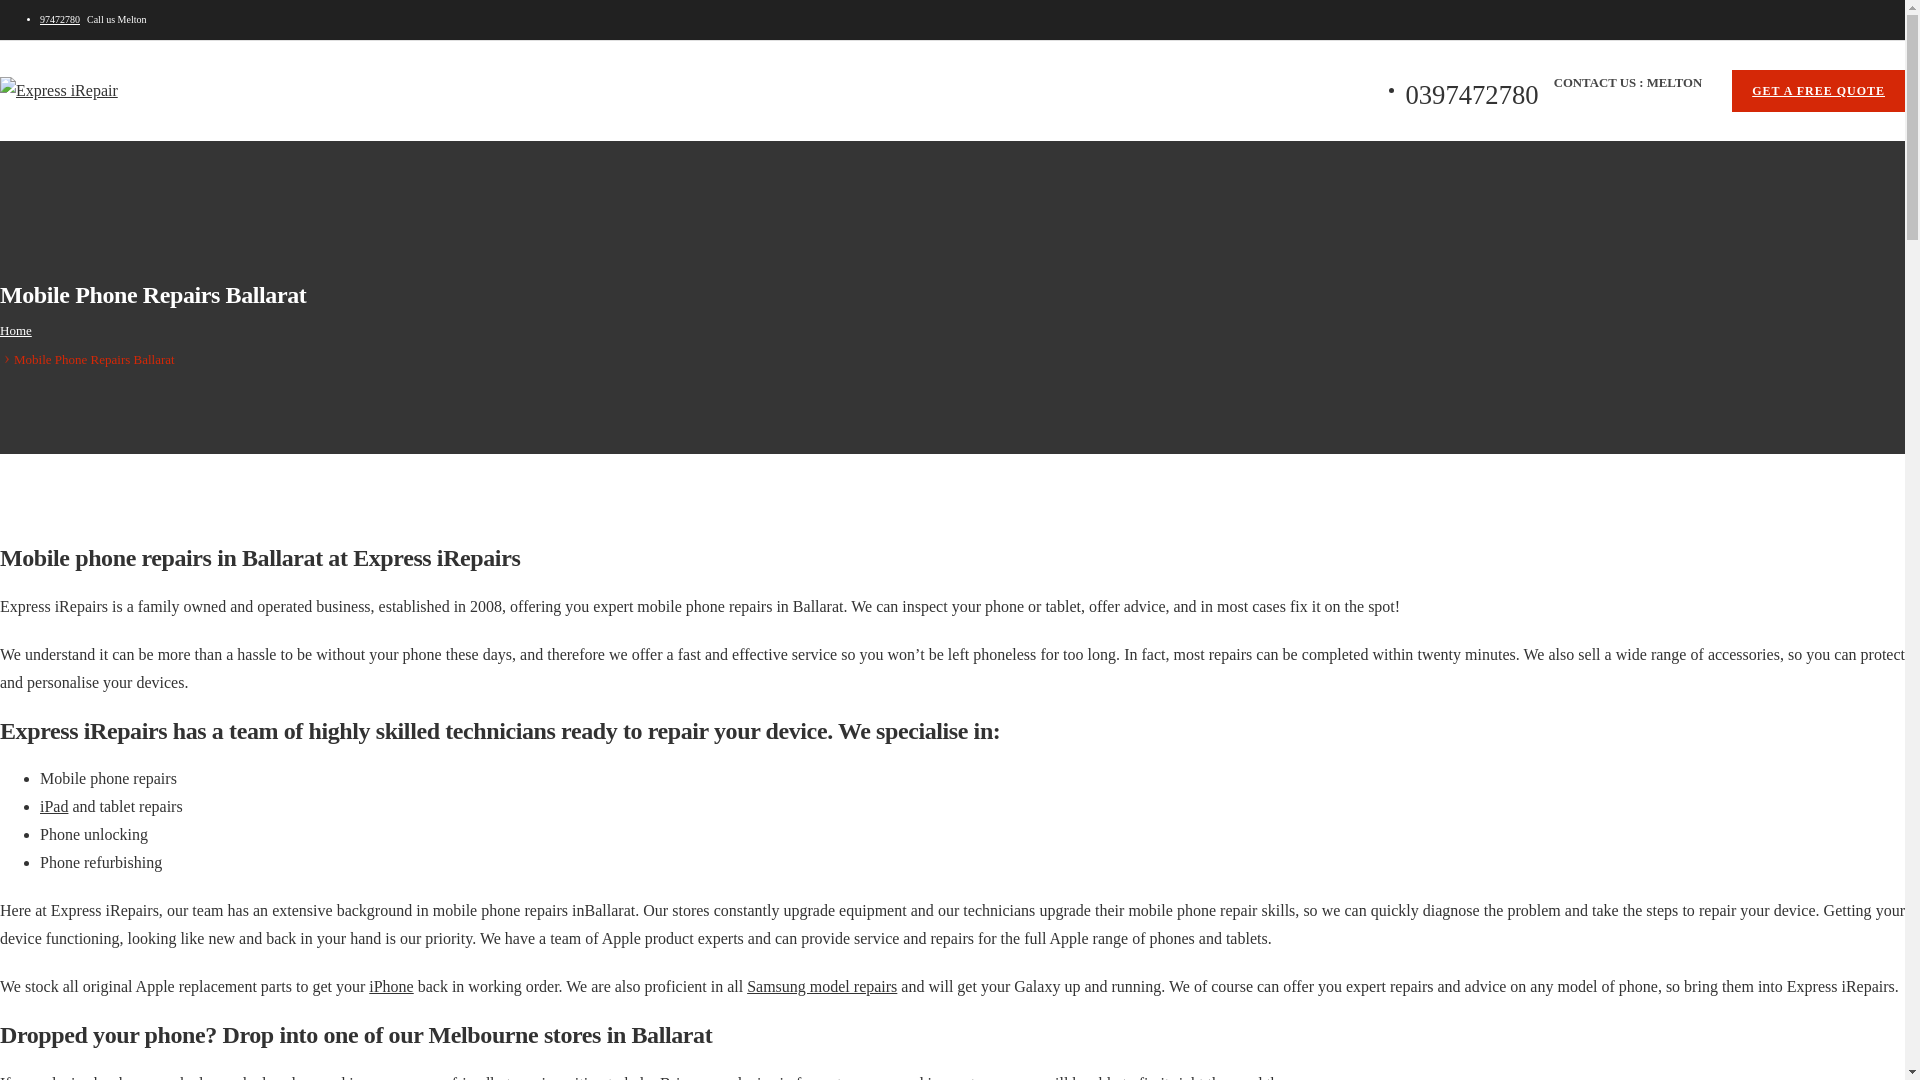 The width and height of the screenshot is (1920, 1080). What do you see at coordinates (58, 91) in the screenshot?
I see `'Express iRepair'` at bounding box center [58, 91].